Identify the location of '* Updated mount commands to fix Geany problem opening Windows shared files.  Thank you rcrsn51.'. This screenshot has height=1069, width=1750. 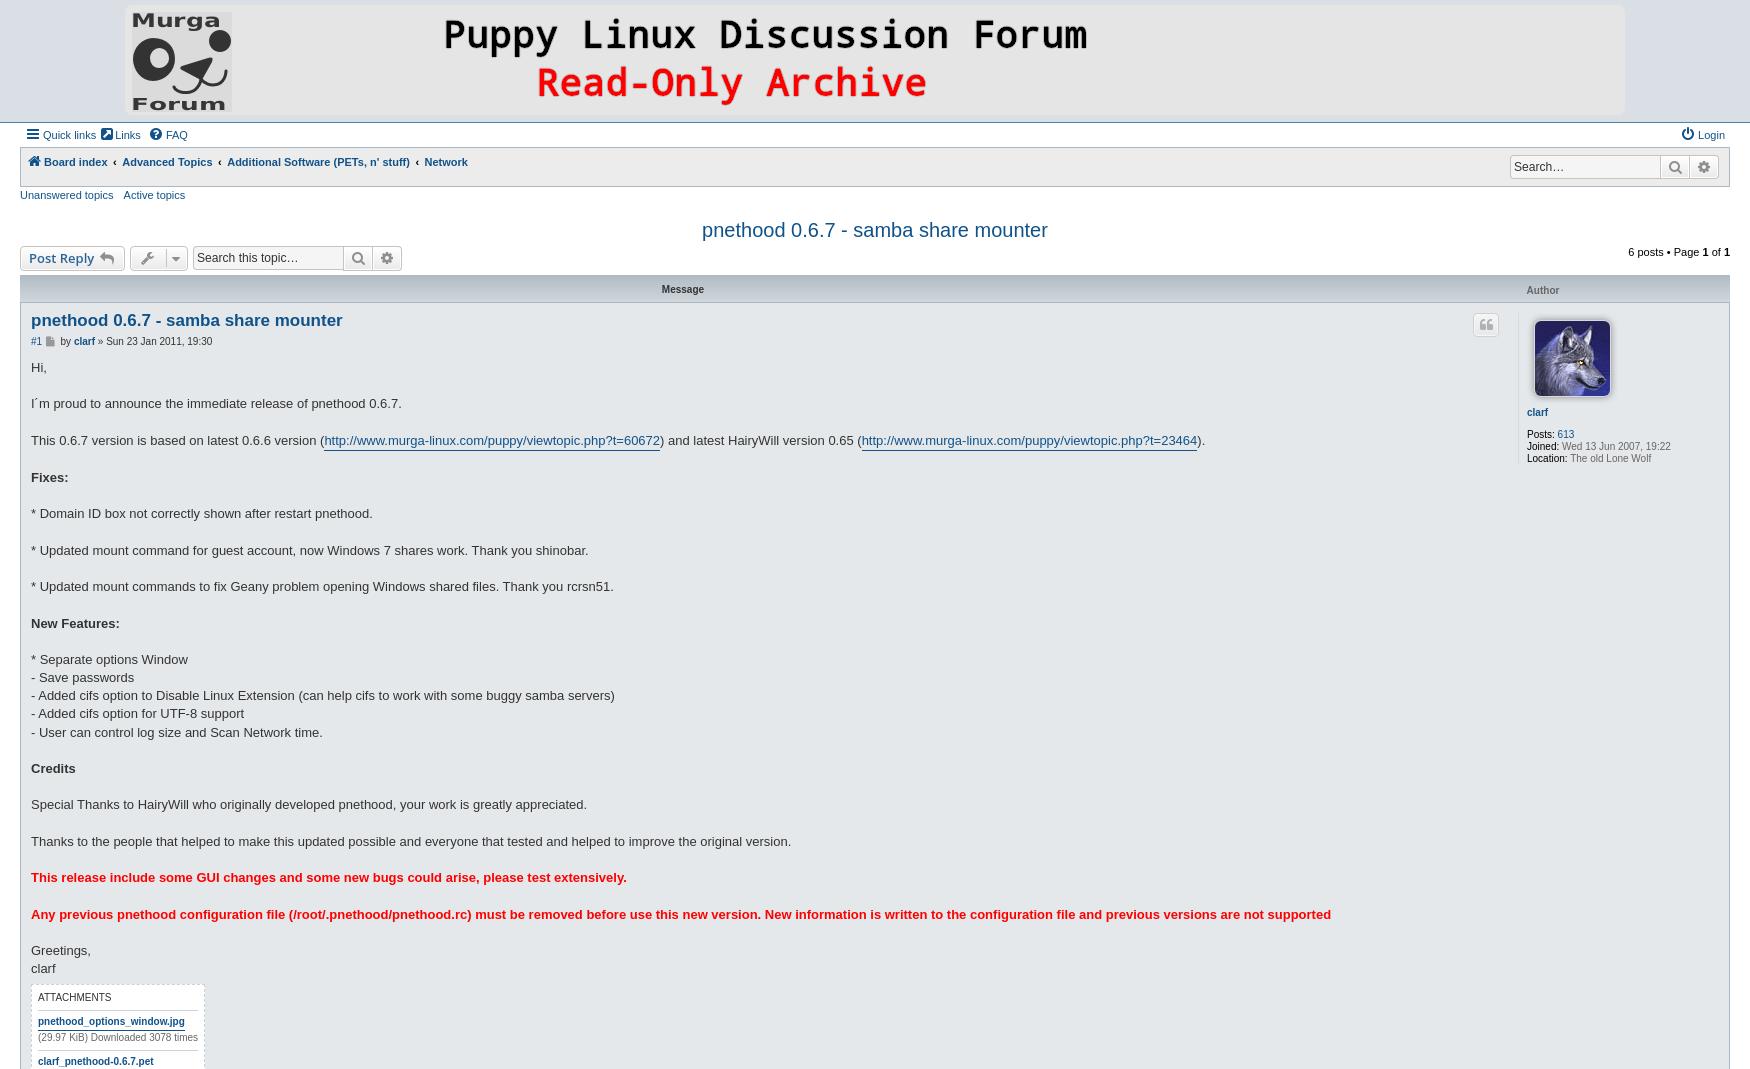
(322, 586).